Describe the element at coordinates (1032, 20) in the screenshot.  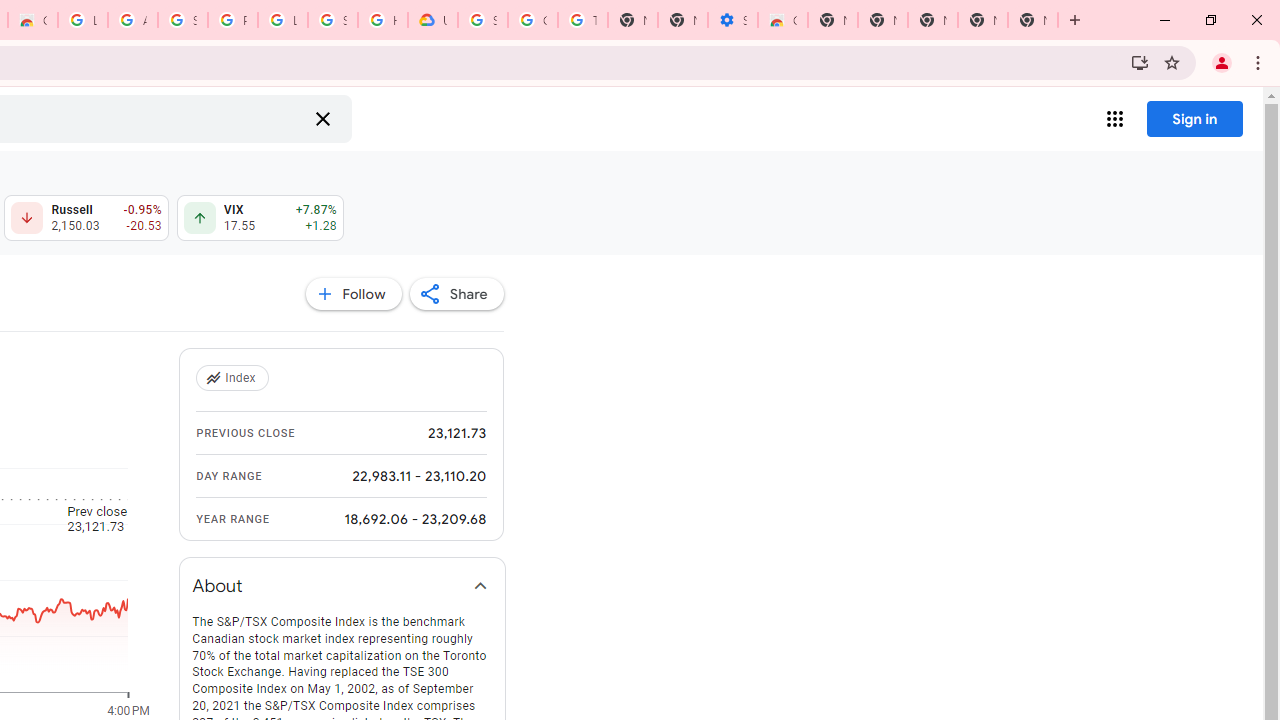
I see `'New Tab'` at that location.